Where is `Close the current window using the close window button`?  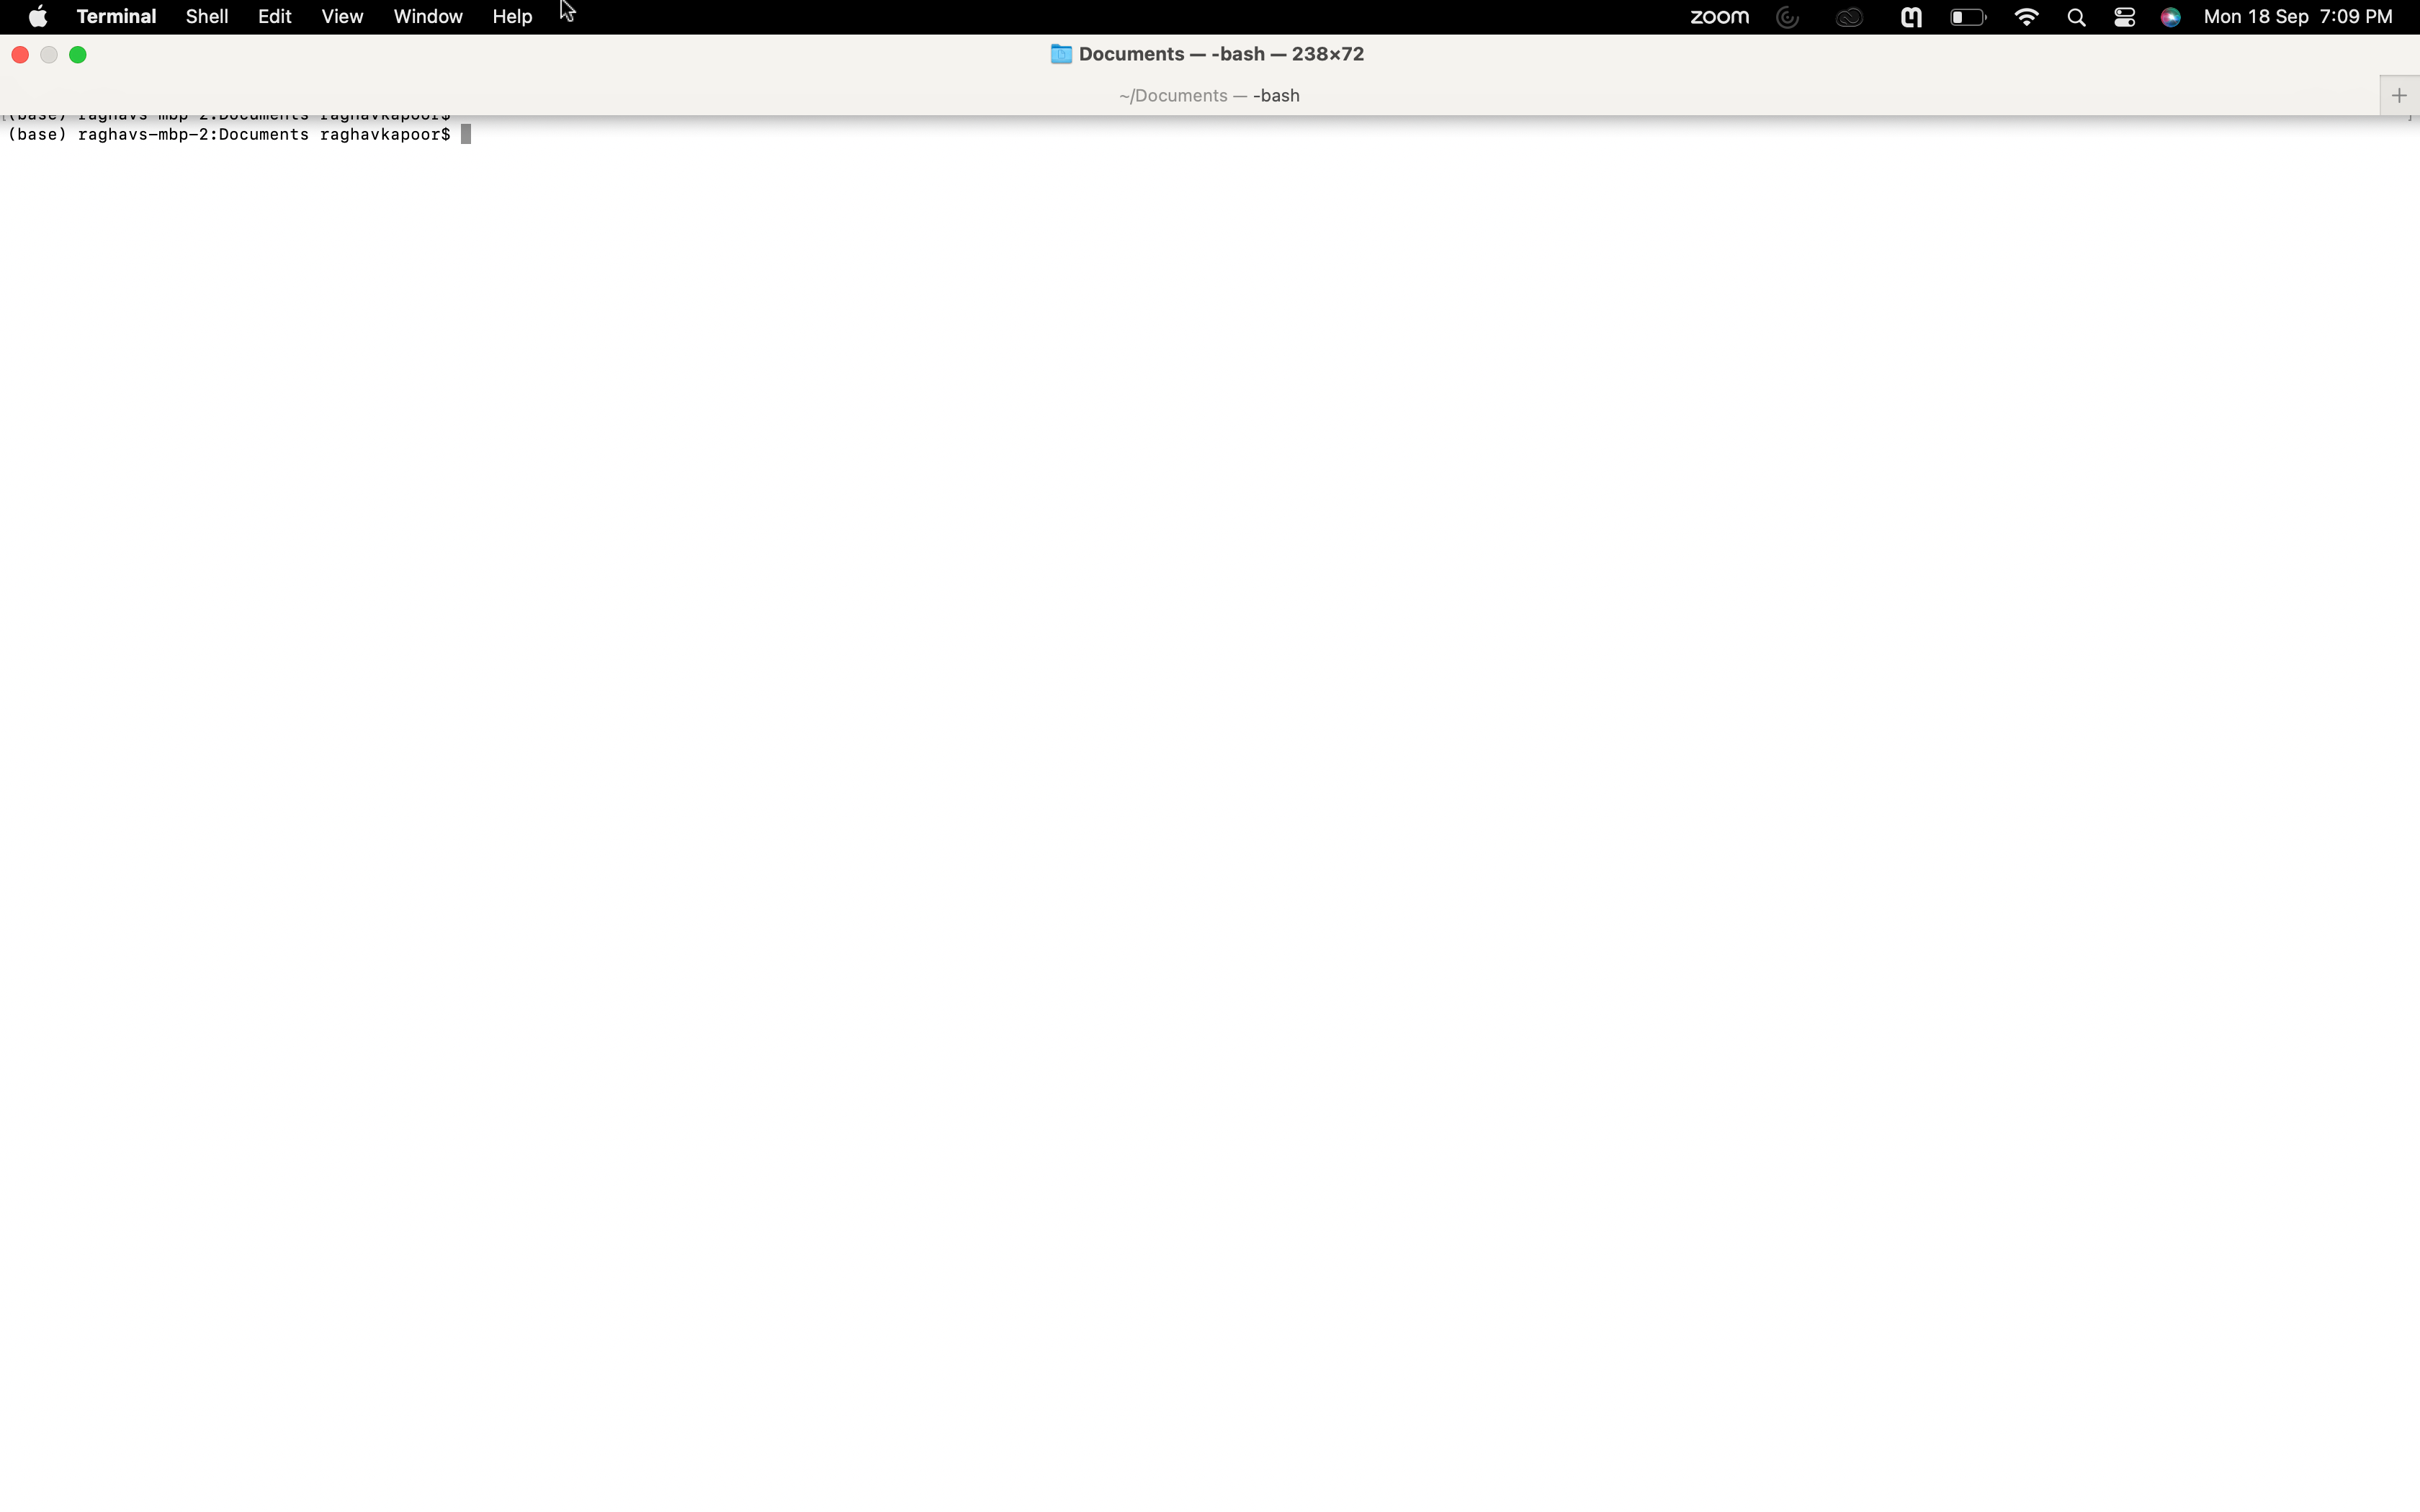
Close the current window using the close window button is located at coordinates (19, 51).